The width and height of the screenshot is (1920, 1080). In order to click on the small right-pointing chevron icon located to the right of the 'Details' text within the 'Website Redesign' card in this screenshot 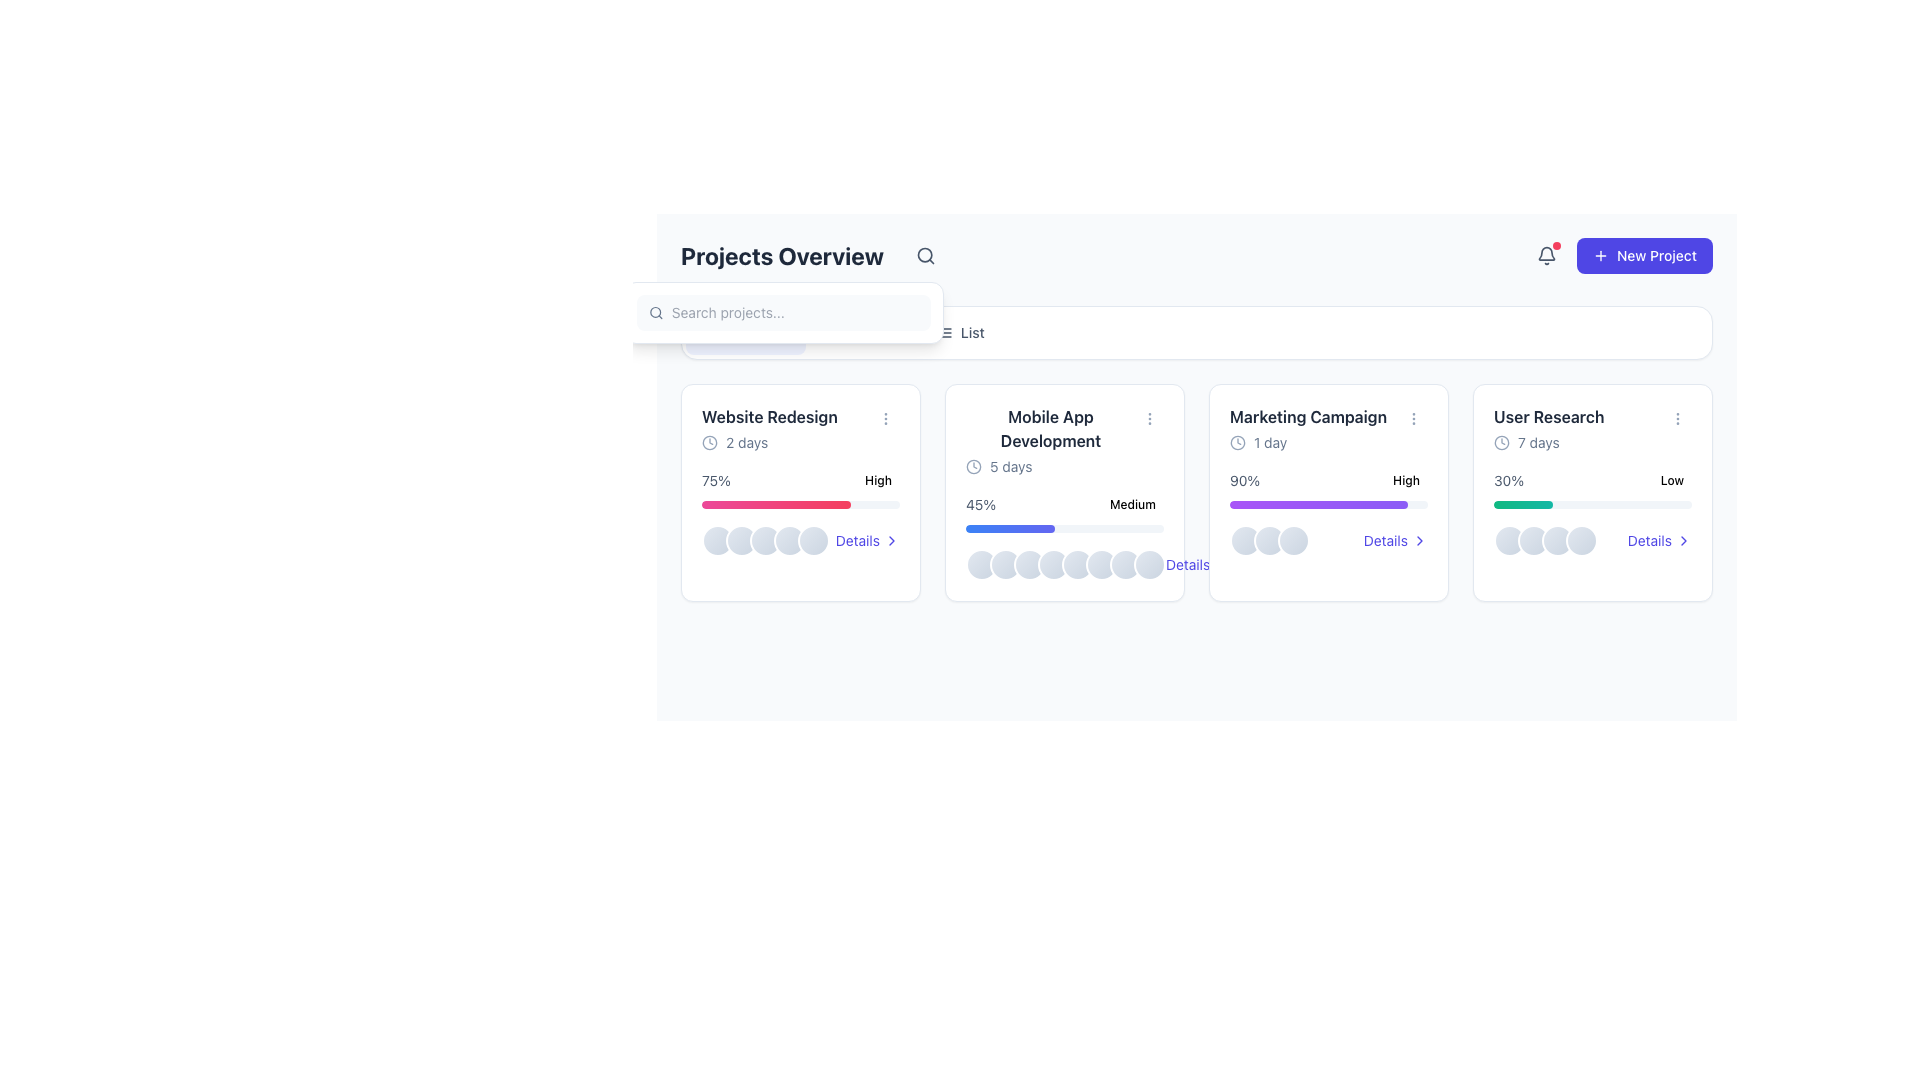, I will do `click(891, 540)`.